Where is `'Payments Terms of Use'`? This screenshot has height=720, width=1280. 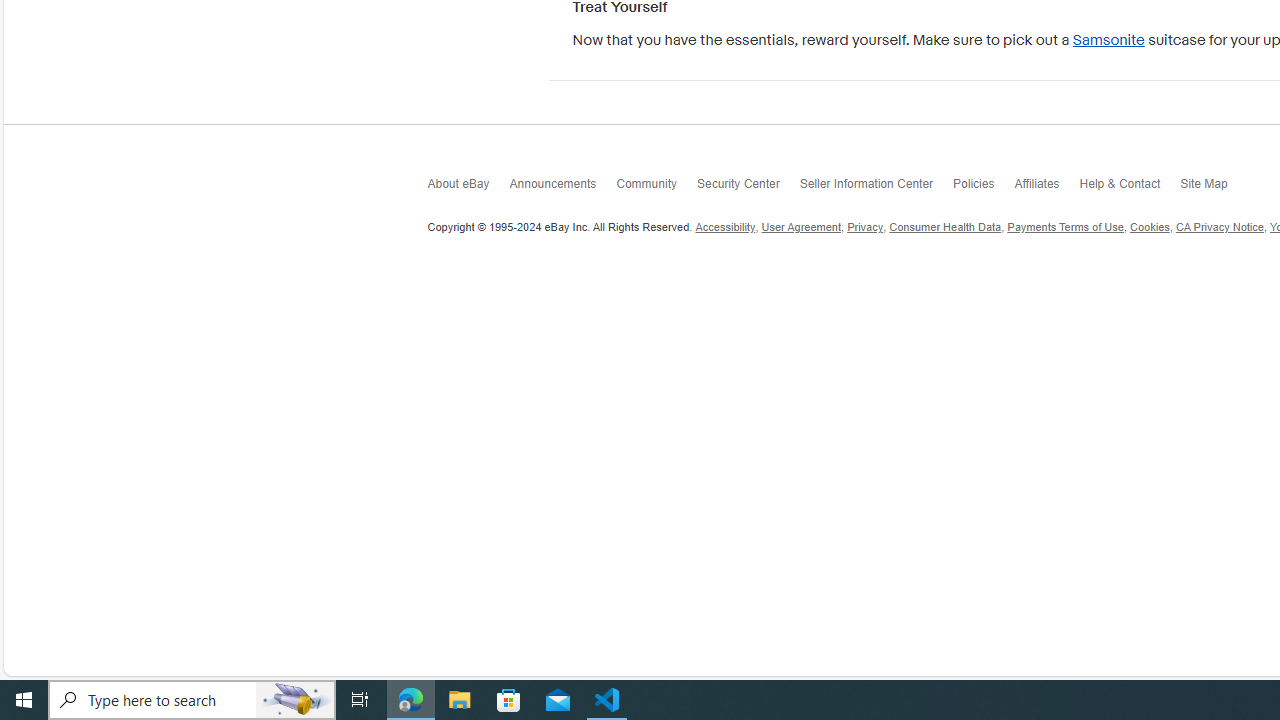 'Payments Terms of Use' is located at coordinates (1064, 226).